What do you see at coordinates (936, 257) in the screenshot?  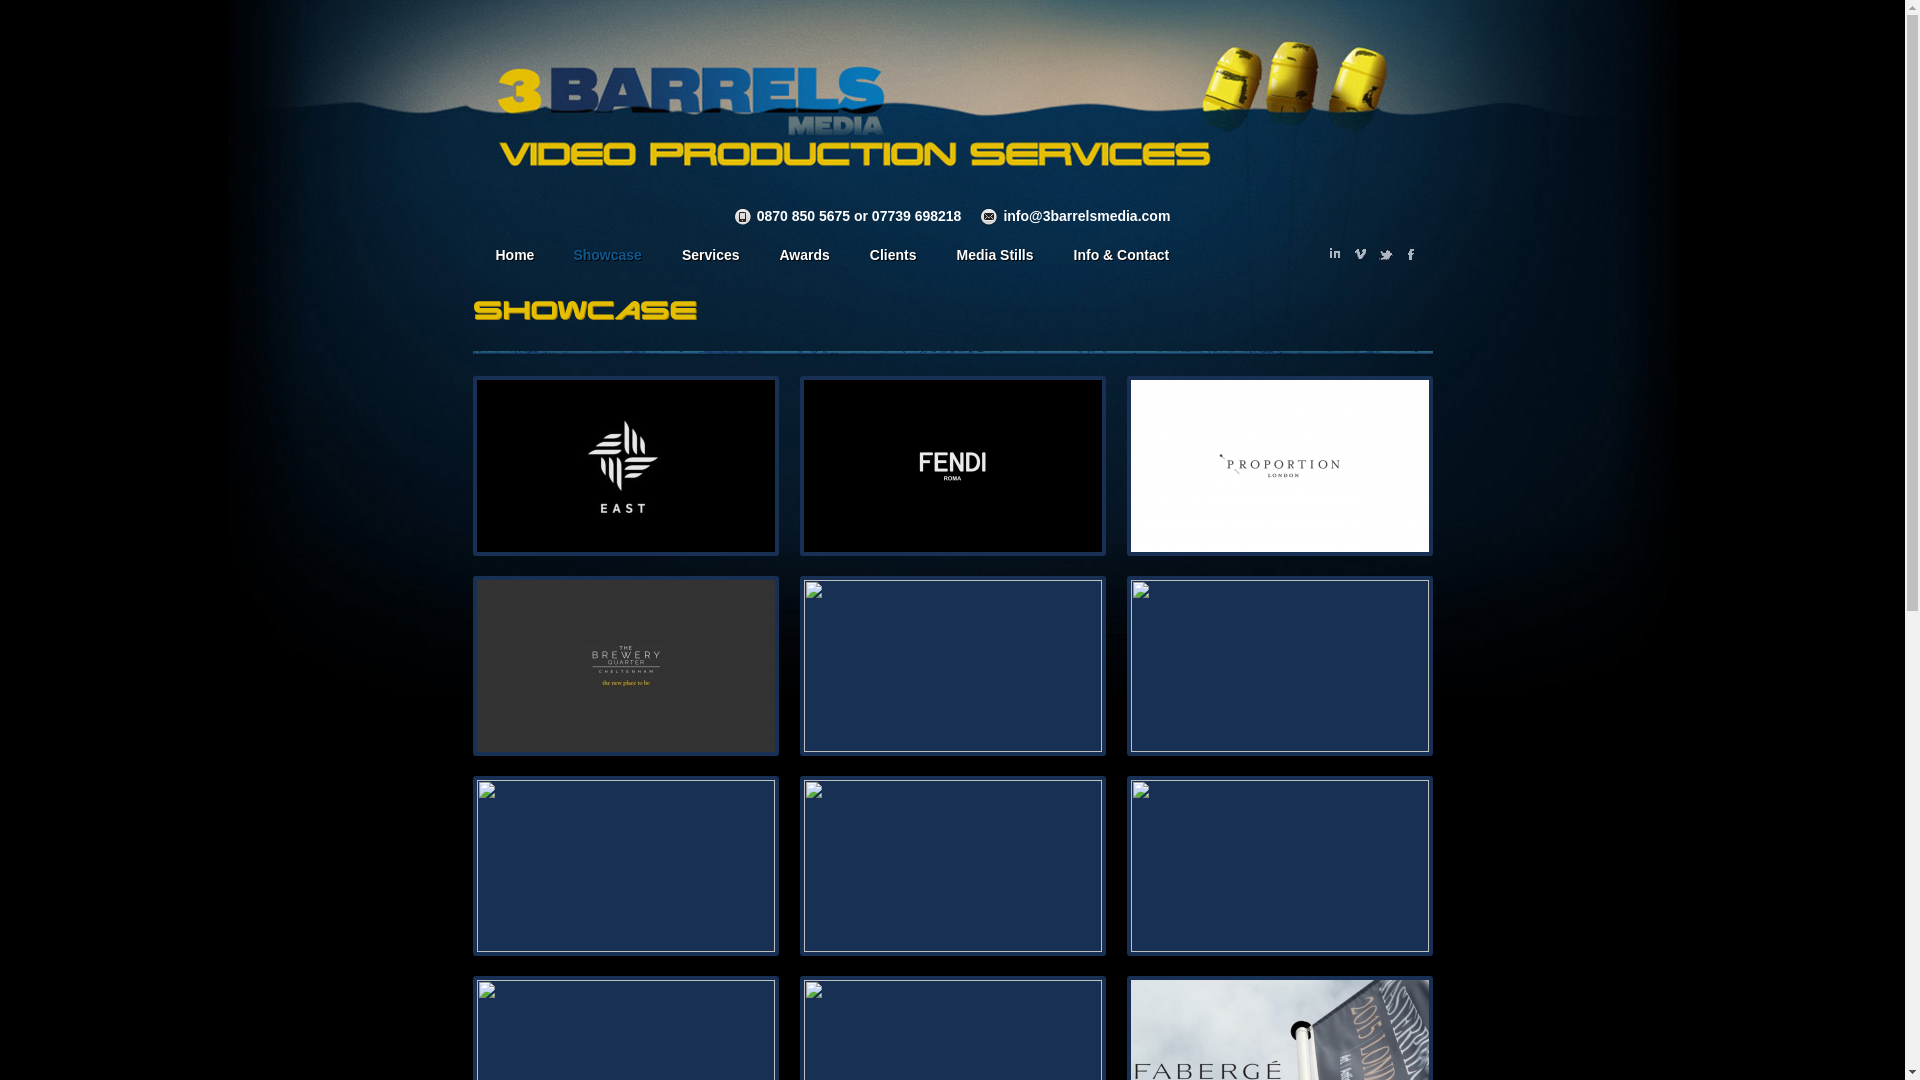 I see `'Media Stills'` at bounding box center [936, 257].